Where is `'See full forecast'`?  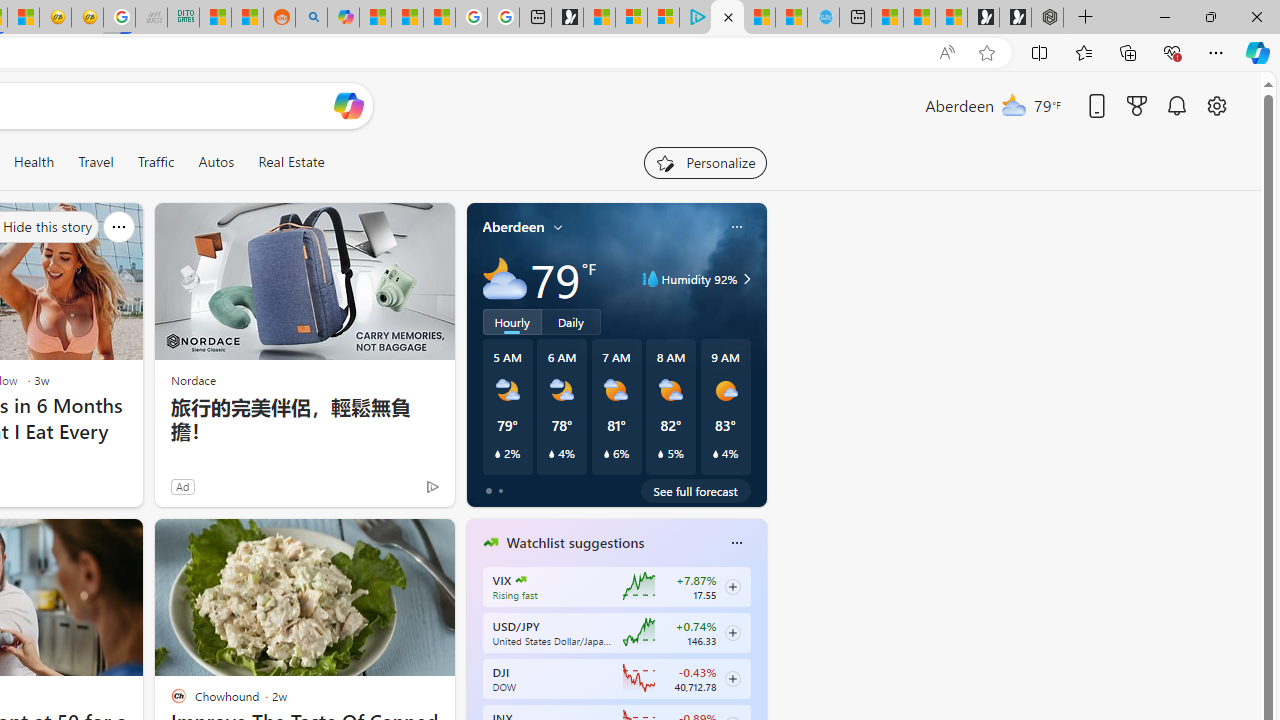
'See full forecast' is located at coordinates (695, 491).